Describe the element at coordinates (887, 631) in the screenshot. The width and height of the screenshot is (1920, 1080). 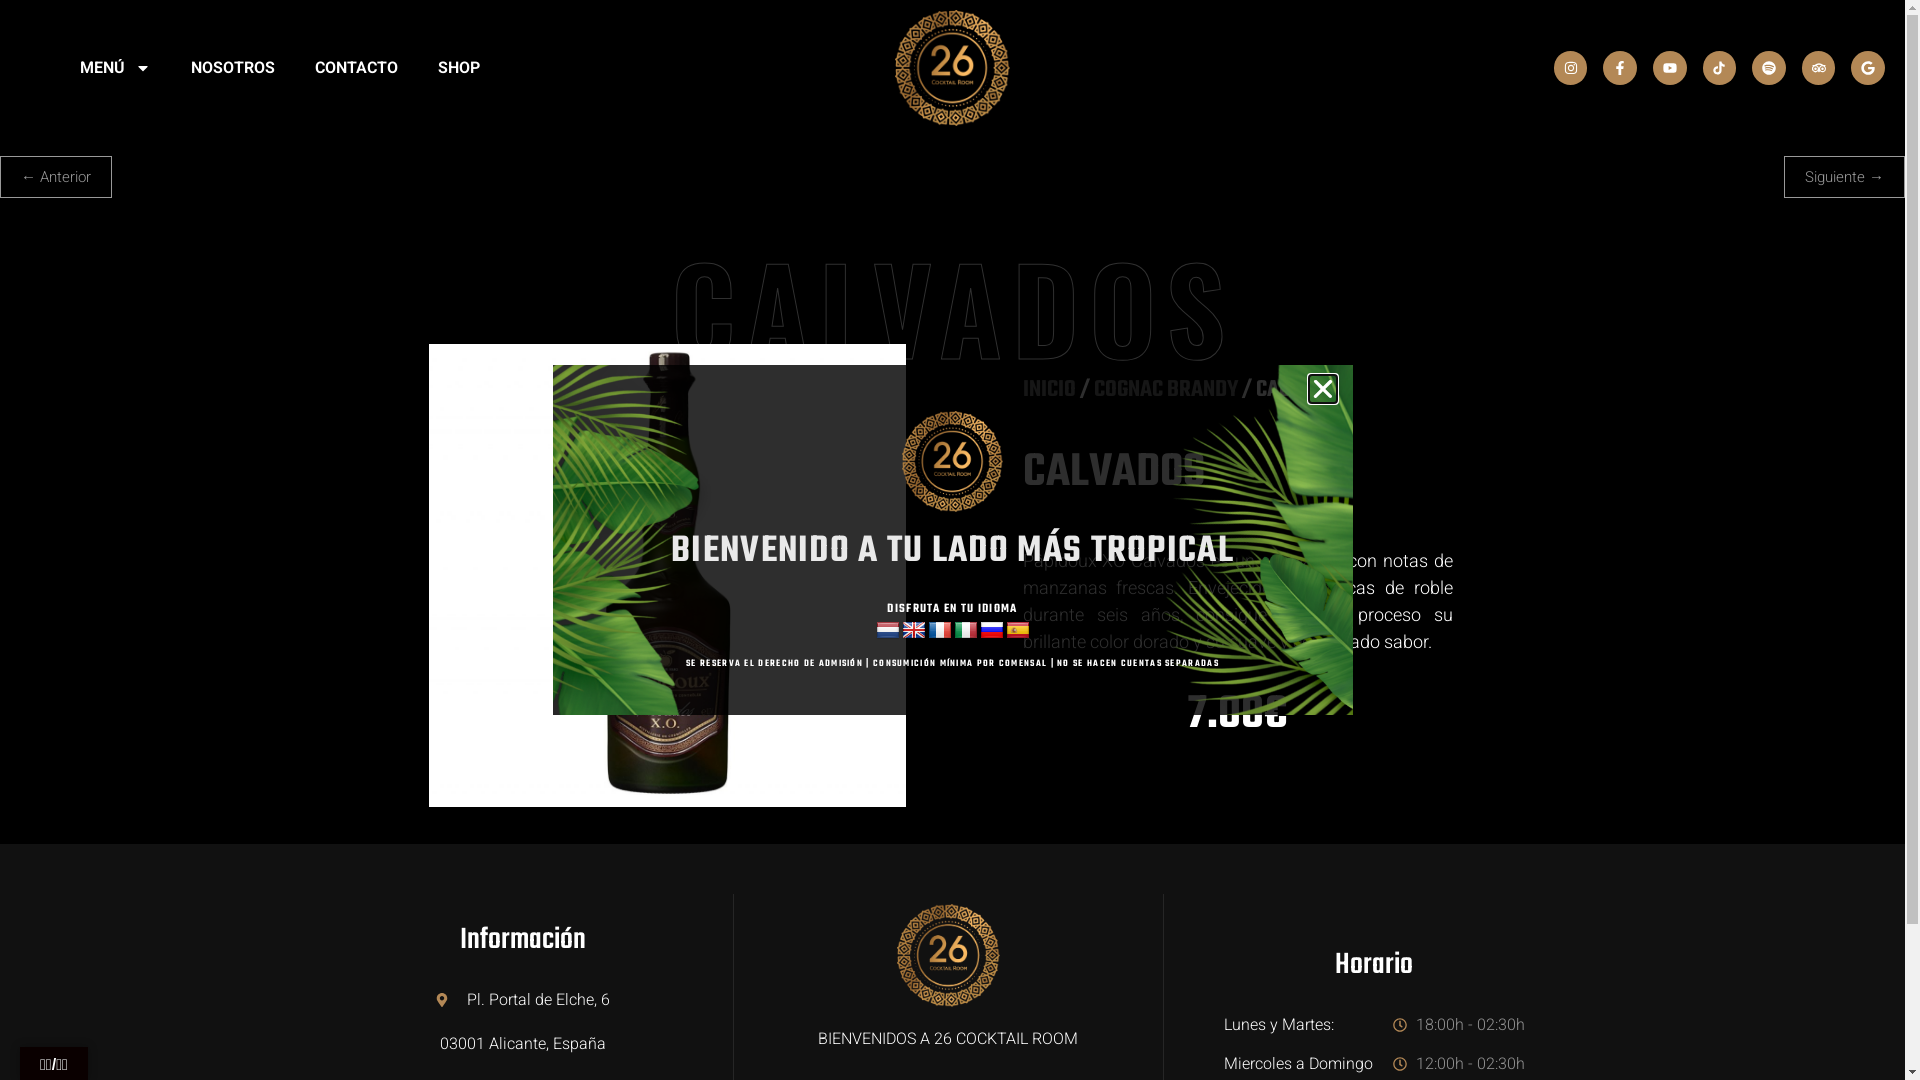
I see `'Dutch'` at that location.